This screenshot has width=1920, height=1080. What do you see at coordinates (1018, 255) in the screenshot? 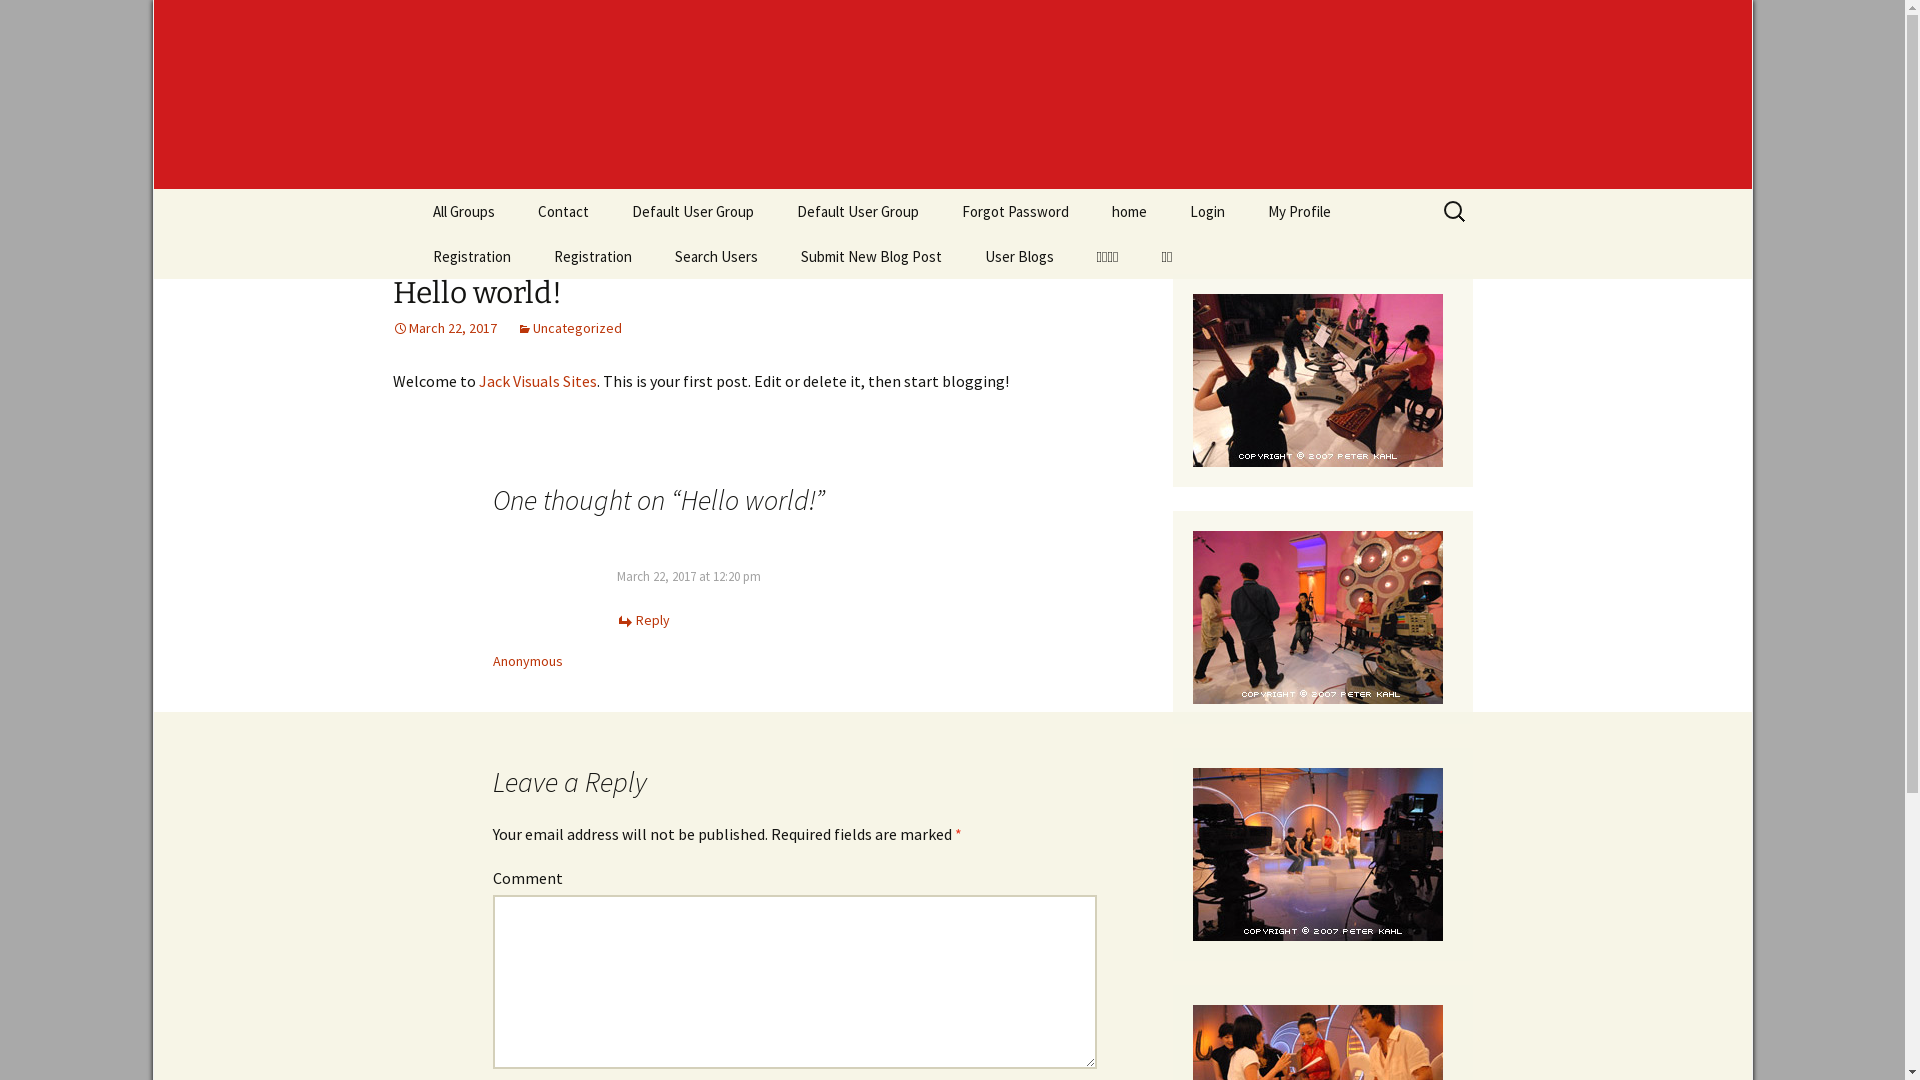
I see `'User Blogs'` at bounding box center [1018, 255].